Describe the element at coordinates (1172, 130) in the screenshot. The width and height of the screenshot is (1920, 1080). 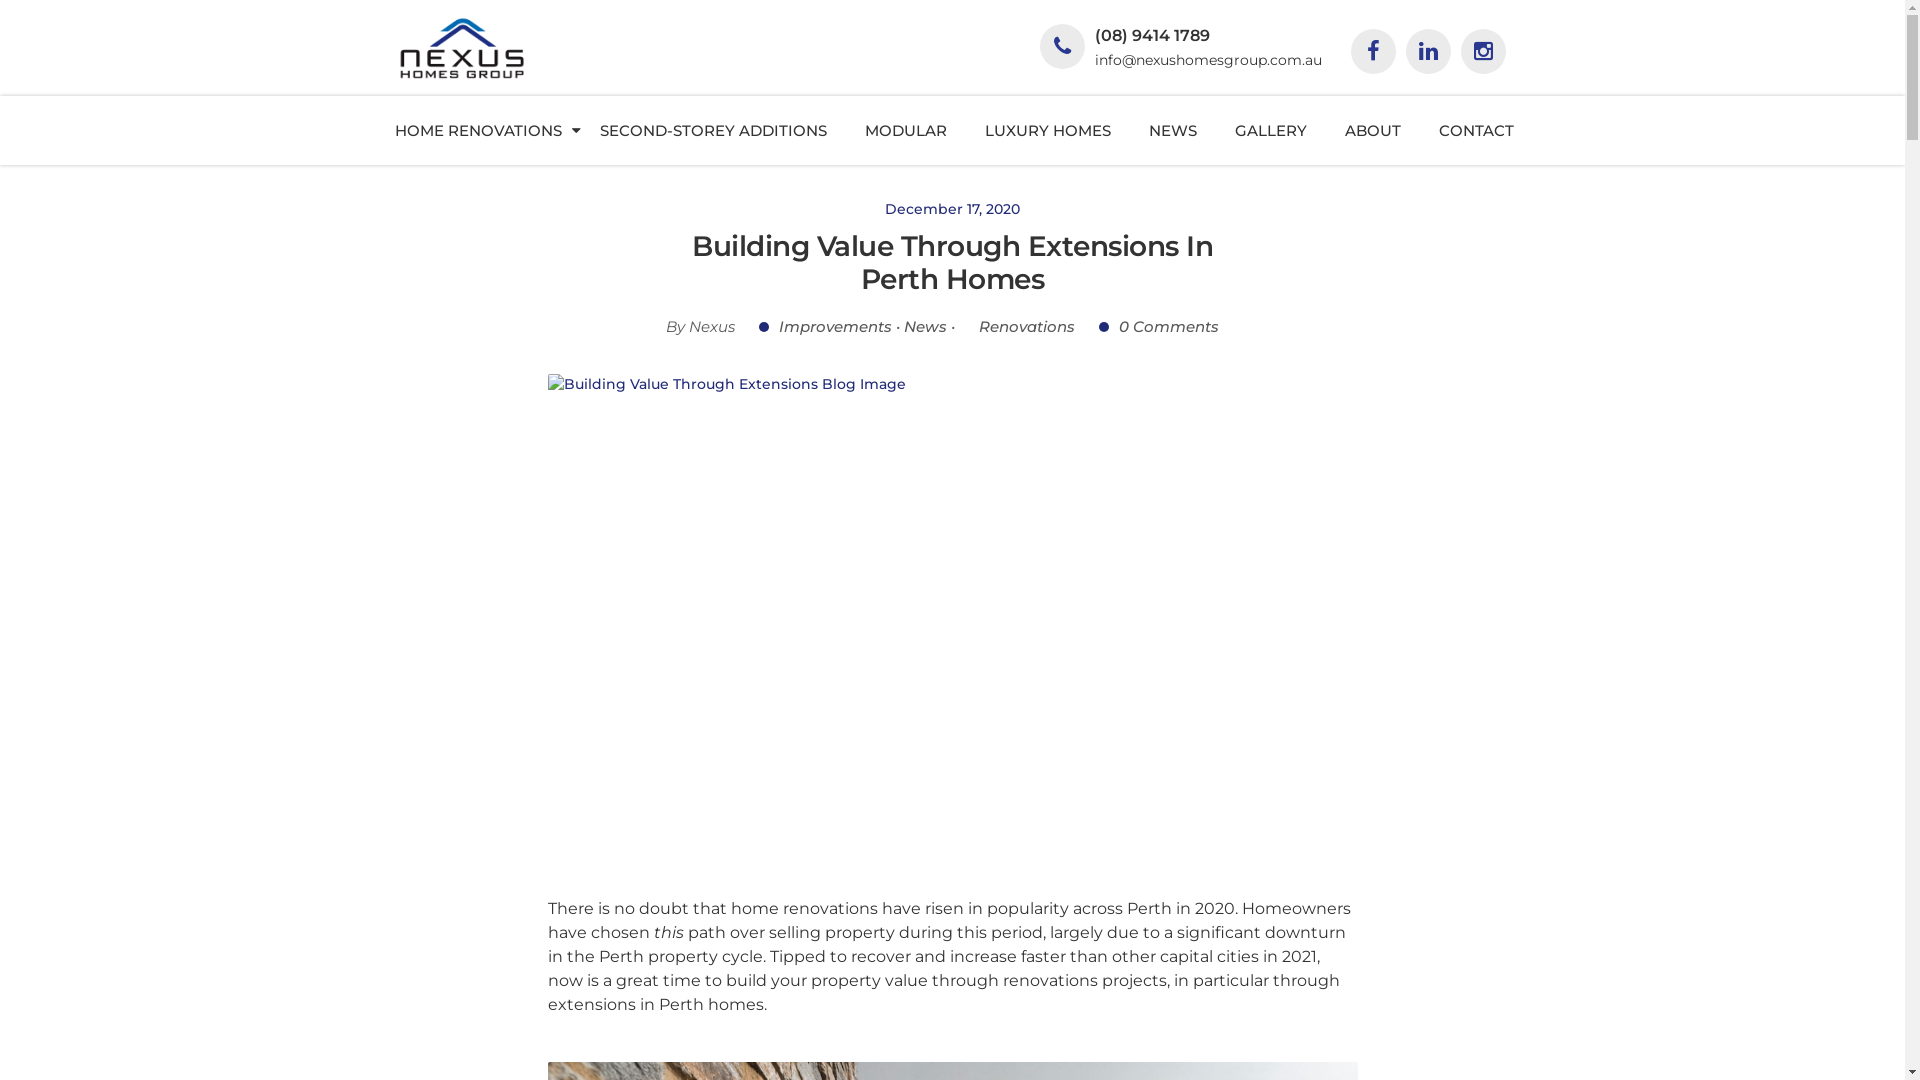
I see `'NEWS'` at that location.